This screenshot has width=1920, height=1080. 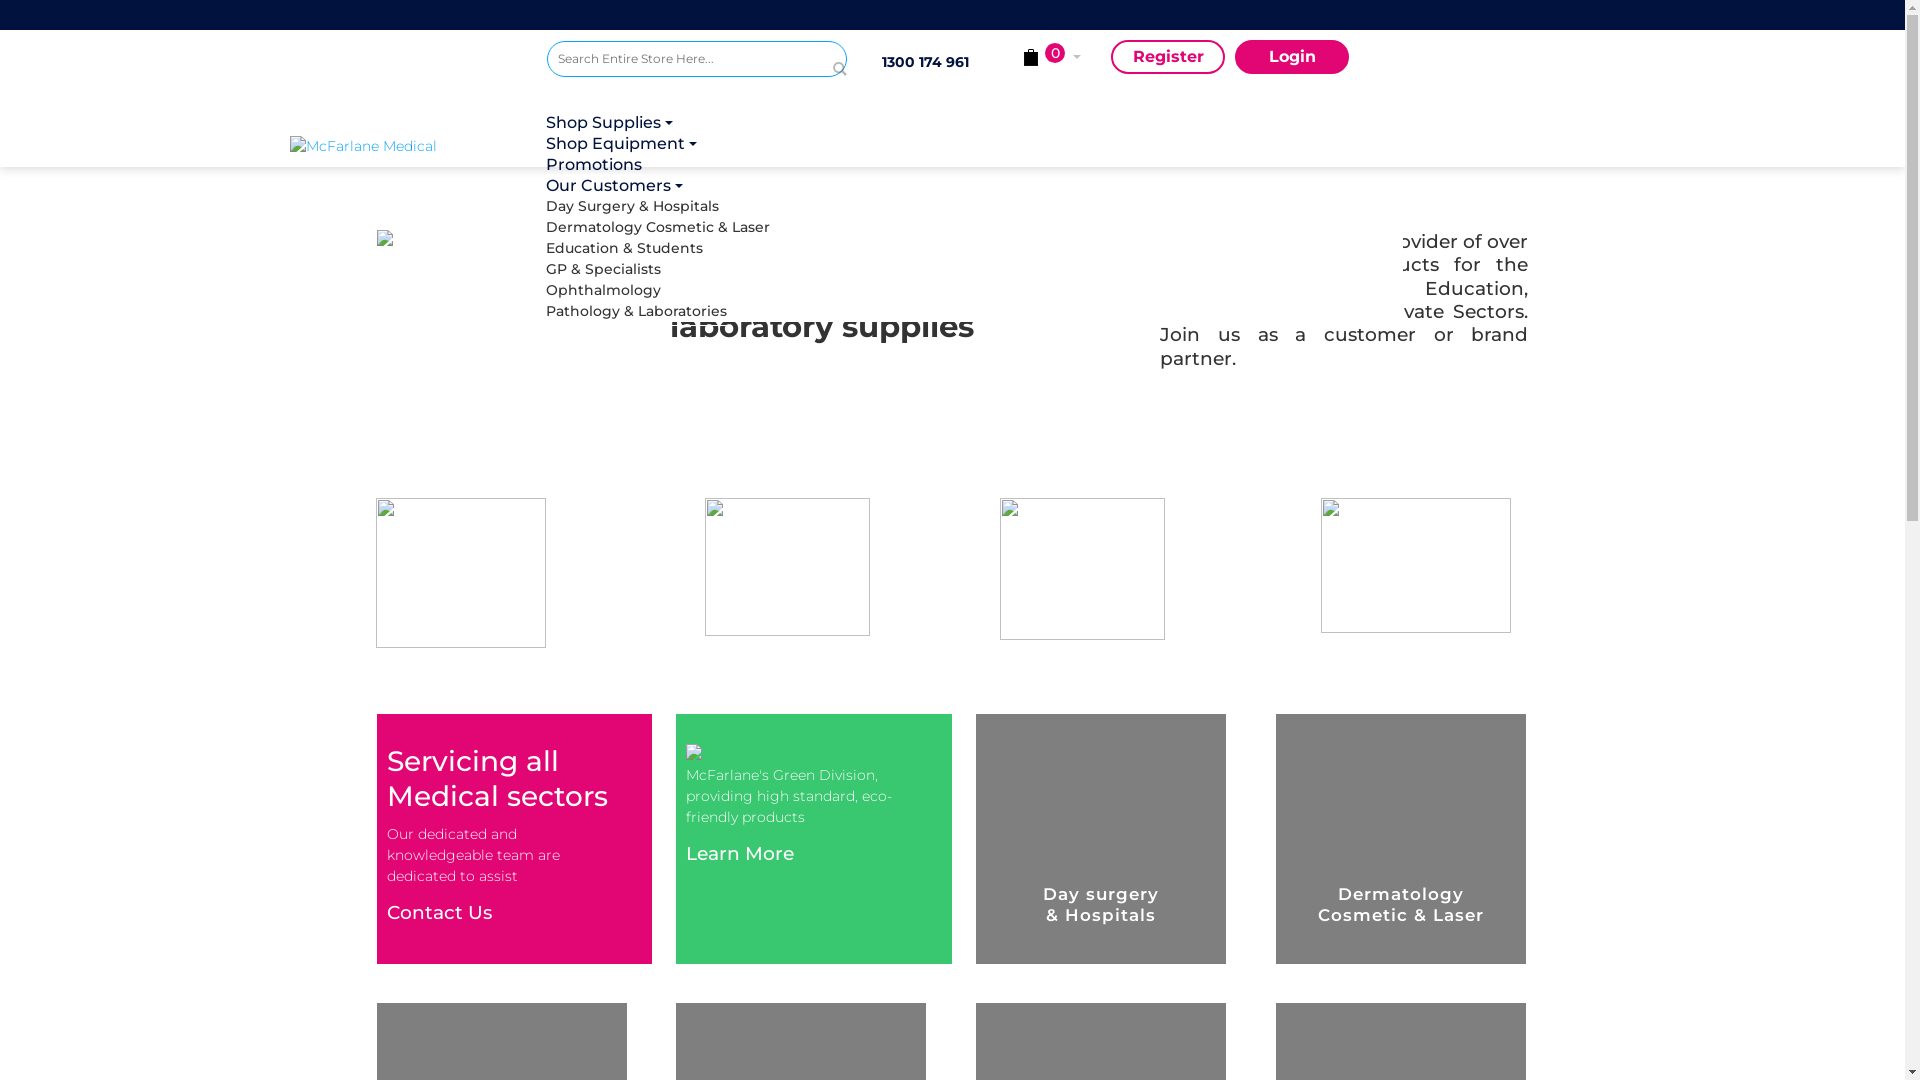 What do you see at coordinates (811, 57) in the screenshot?
I see `'Search'` at bounding box center [811, 57].